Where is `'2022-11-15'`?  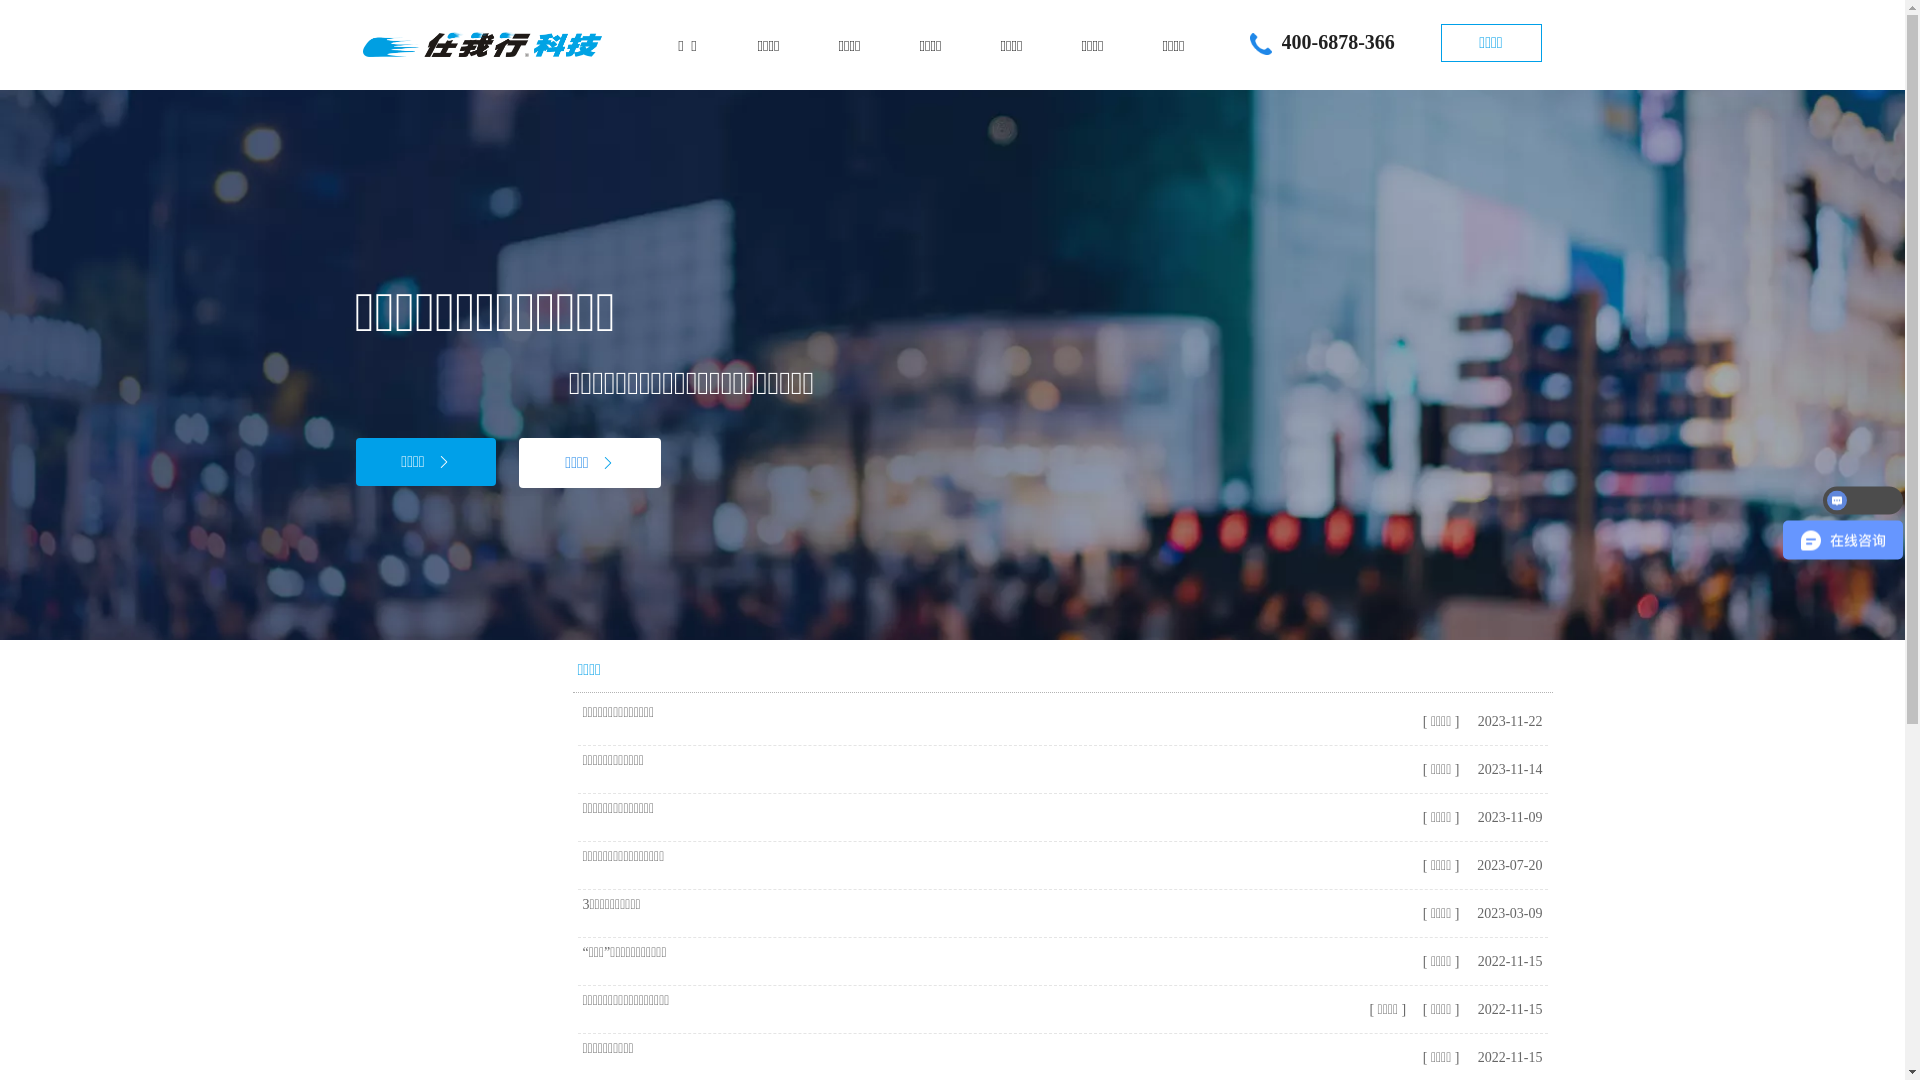
'2022-11-15' is located at coordinates (1472, 1009).